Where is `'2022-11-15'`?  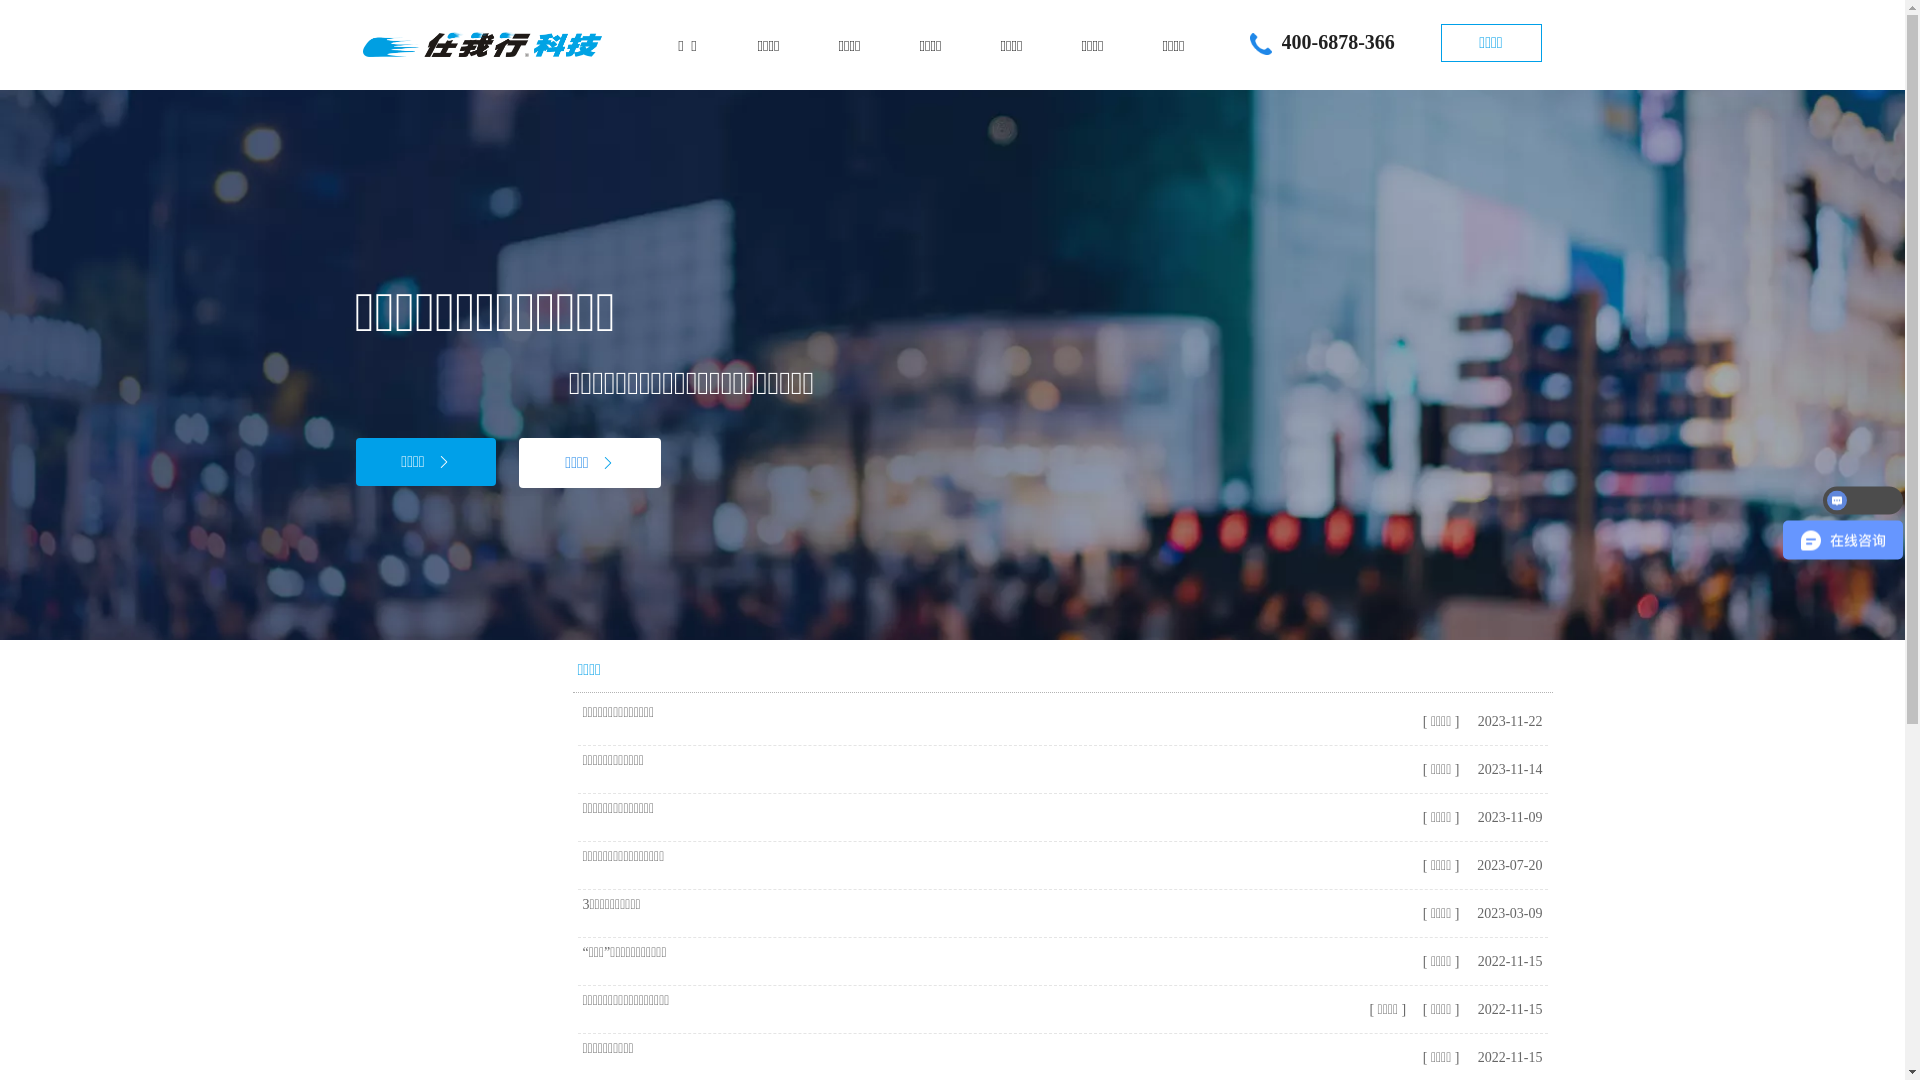
'2022-11-15' is located at coordinates (1472, 1009).